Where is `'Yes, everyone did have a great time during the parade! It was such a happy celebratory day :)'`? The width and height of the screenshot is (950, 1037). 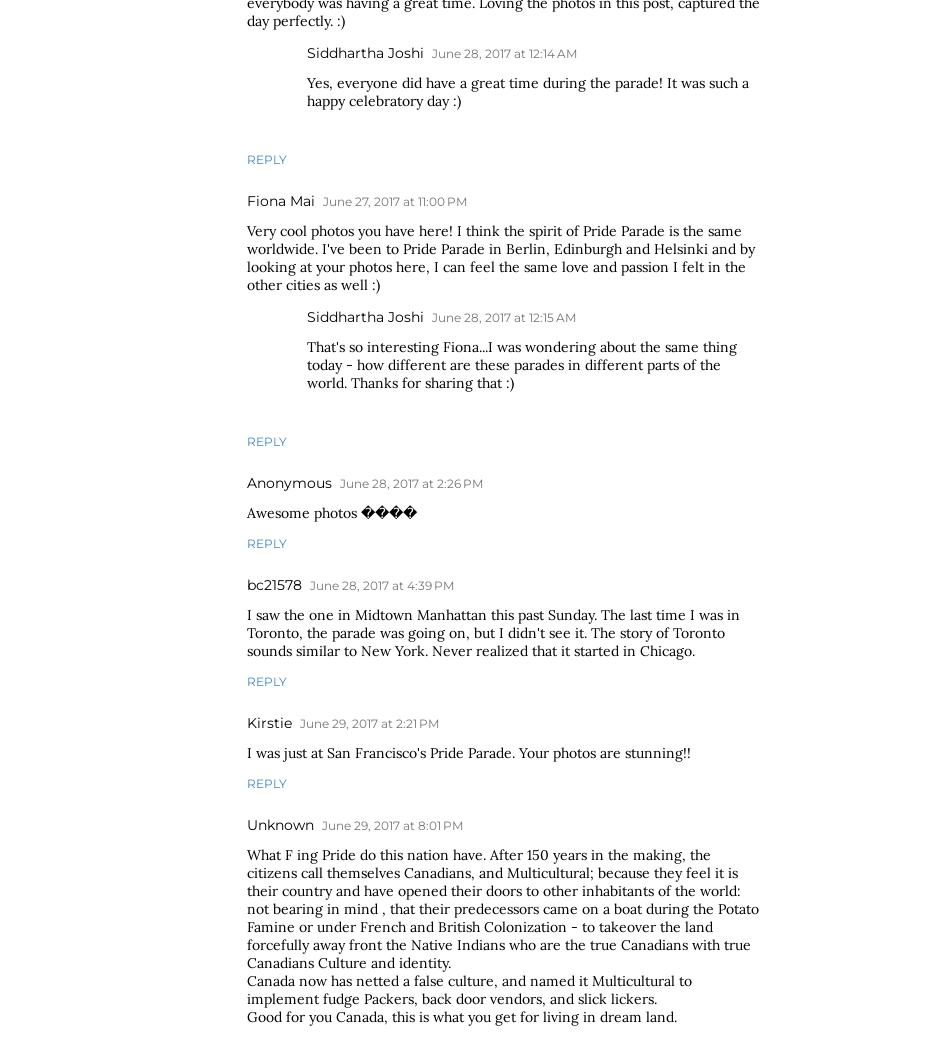
'Yes, everyone did have a great time during the parade! It was such a happy celebratory day :)' is located at coordinates (306, 90).